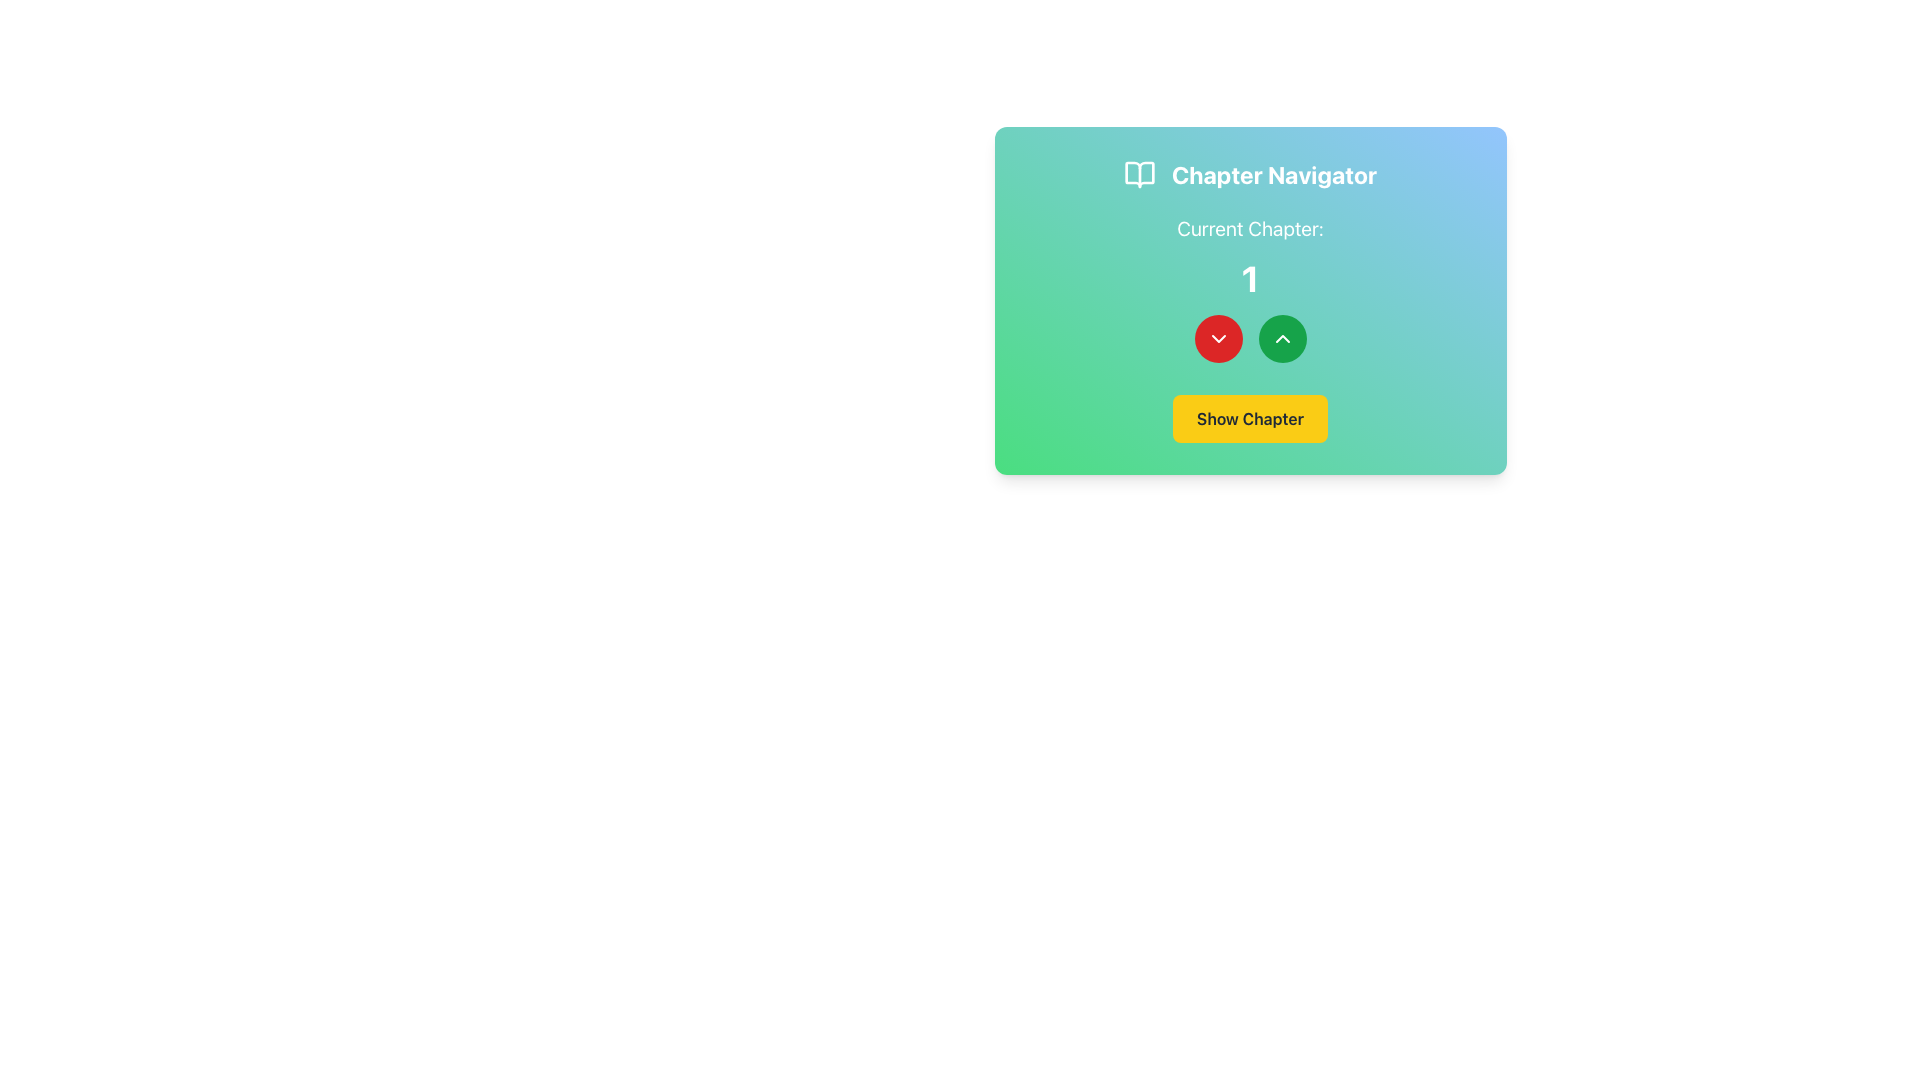  I want to click on the 'Show Chapter' button, which is located at the bottom center of the 'Chapter Navigator' card and features a yellow background to observe its hover effect, so click(1249, 418).